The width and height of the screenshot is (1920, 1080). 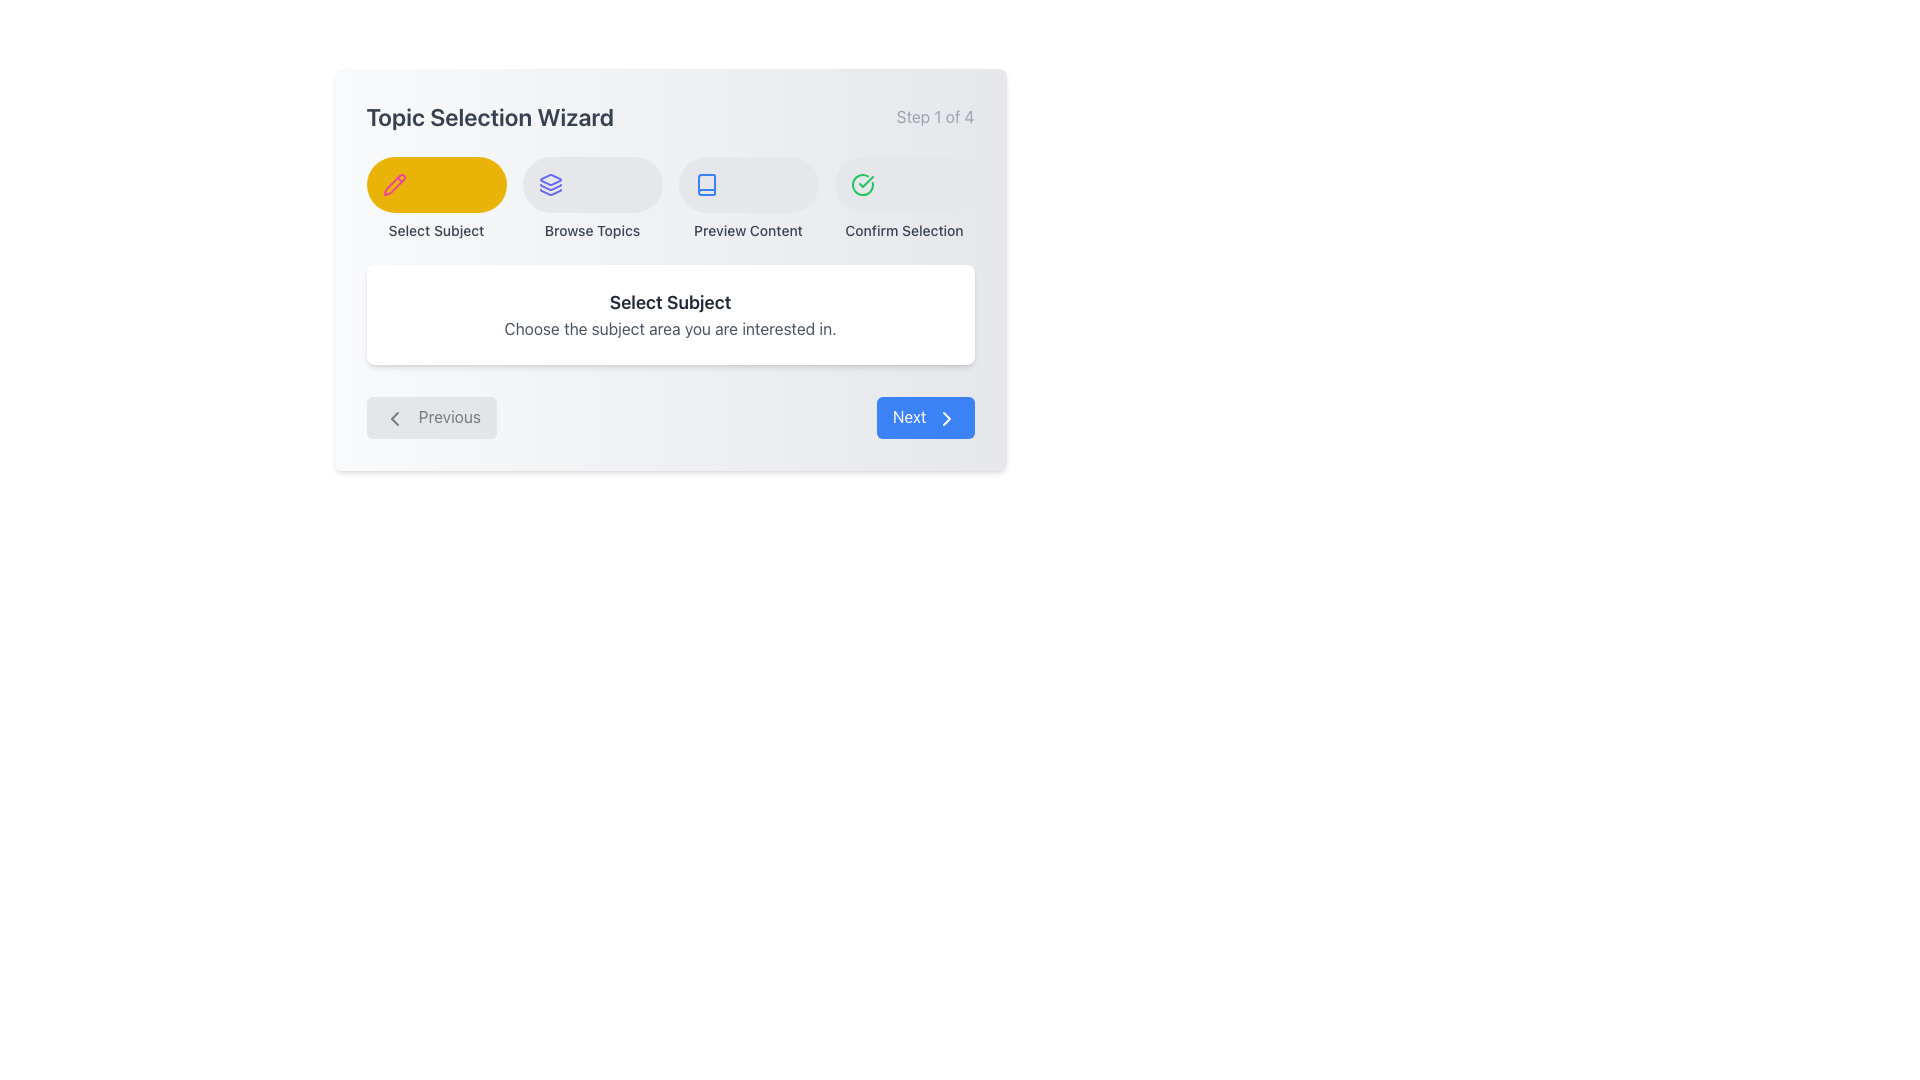 I want to click on the 'Confirm Selection' button, which is the last element in a row of four, indicating a choice confirmation in a multi-step process UI, so click(x=903, y=199).